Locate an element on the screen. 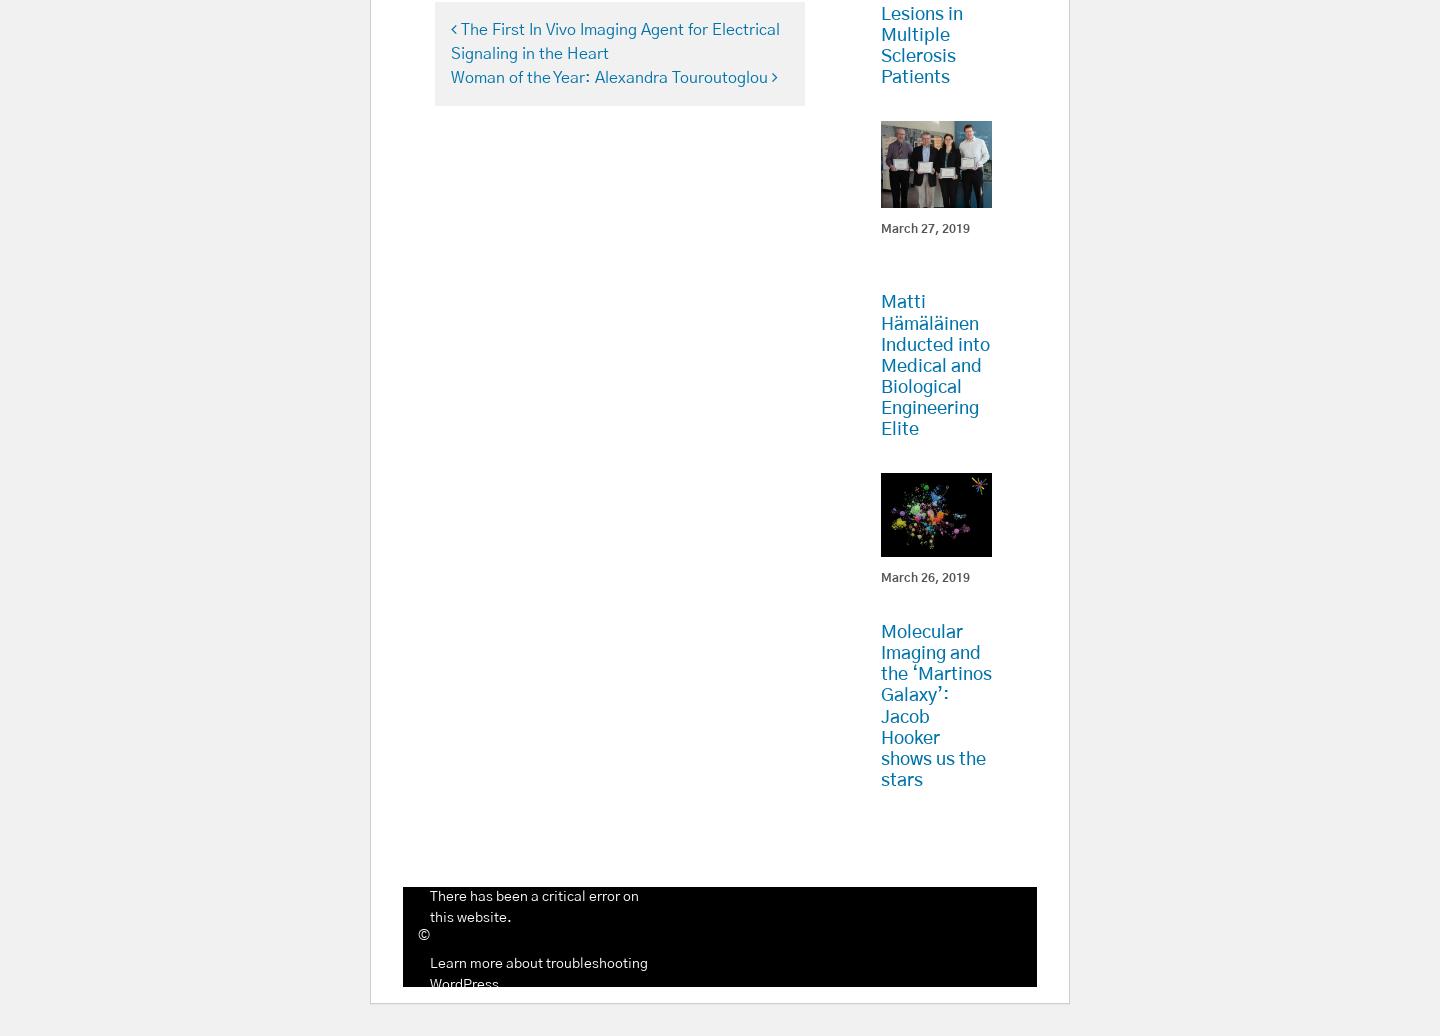 The image size is (1440, 1036). 'Molecular Imaging and the ‘Martinos Galaxy’: Jacob Hooker shows us the stars' is located at coordinates (935, 706).